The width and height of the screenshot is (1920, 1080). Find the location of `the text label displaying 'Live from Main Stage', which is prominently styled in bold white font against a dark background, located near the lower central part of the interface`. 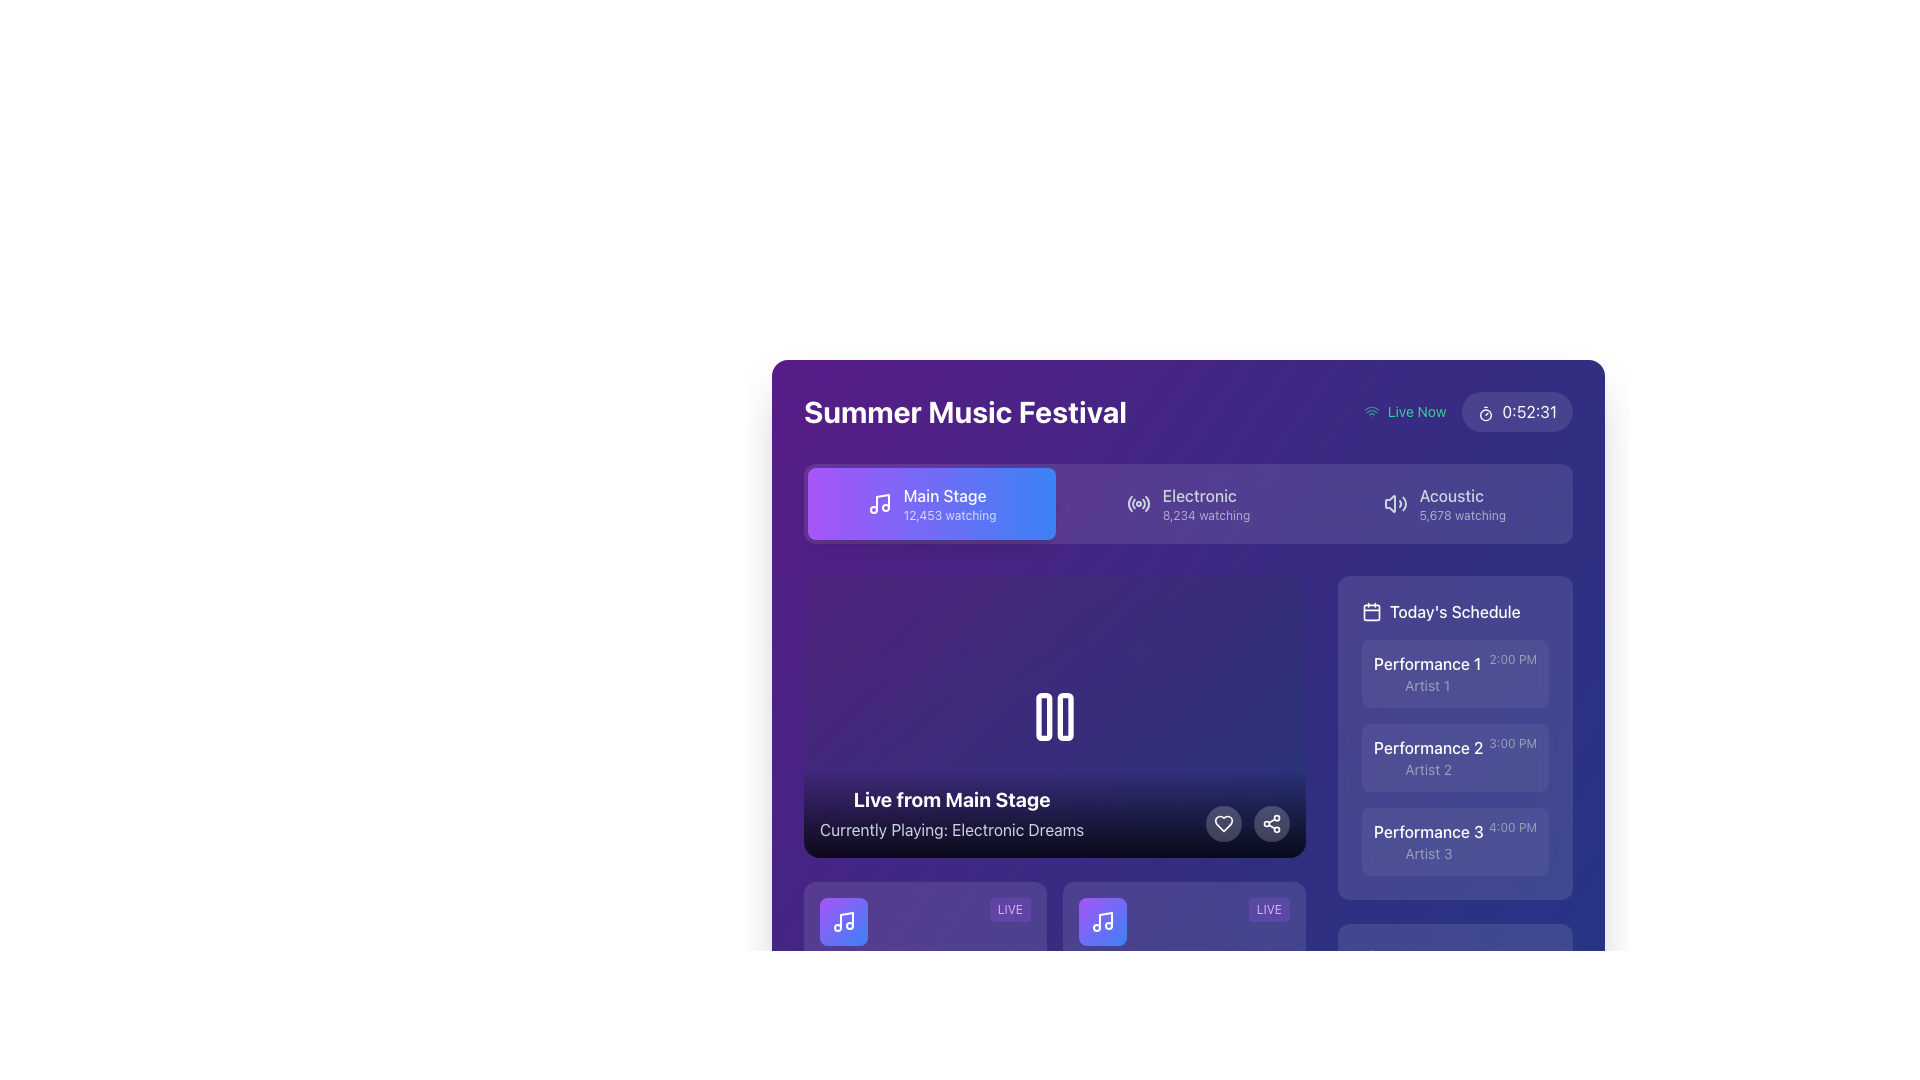

the text label displaying 'Live from Main Stage', which is prominently styled in bold white font against a dark background, located near the lower central part of the interface is located at coordinates (951, 799).